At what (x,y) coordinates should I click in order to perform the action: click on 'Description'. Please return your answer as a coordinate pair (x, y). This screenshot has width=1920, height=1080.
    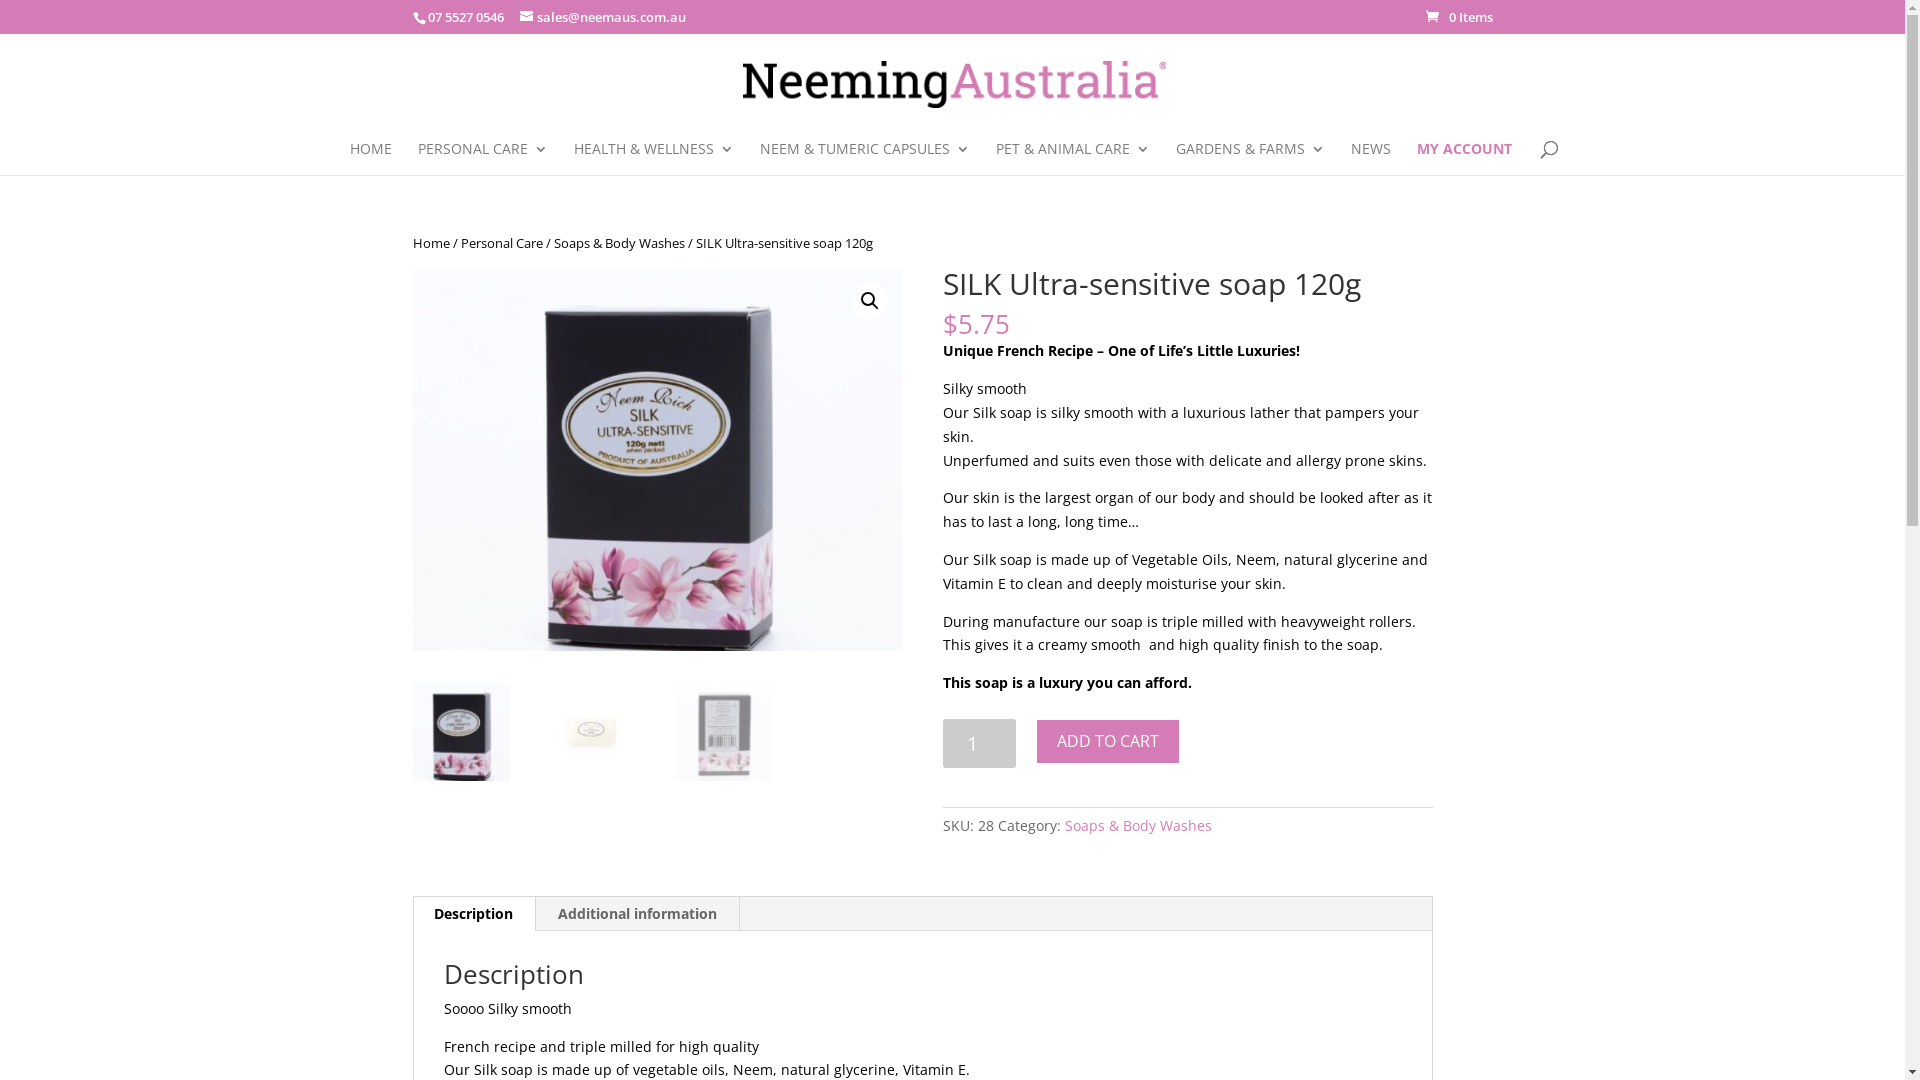
    Looking at the image, I should click on (472, 914).